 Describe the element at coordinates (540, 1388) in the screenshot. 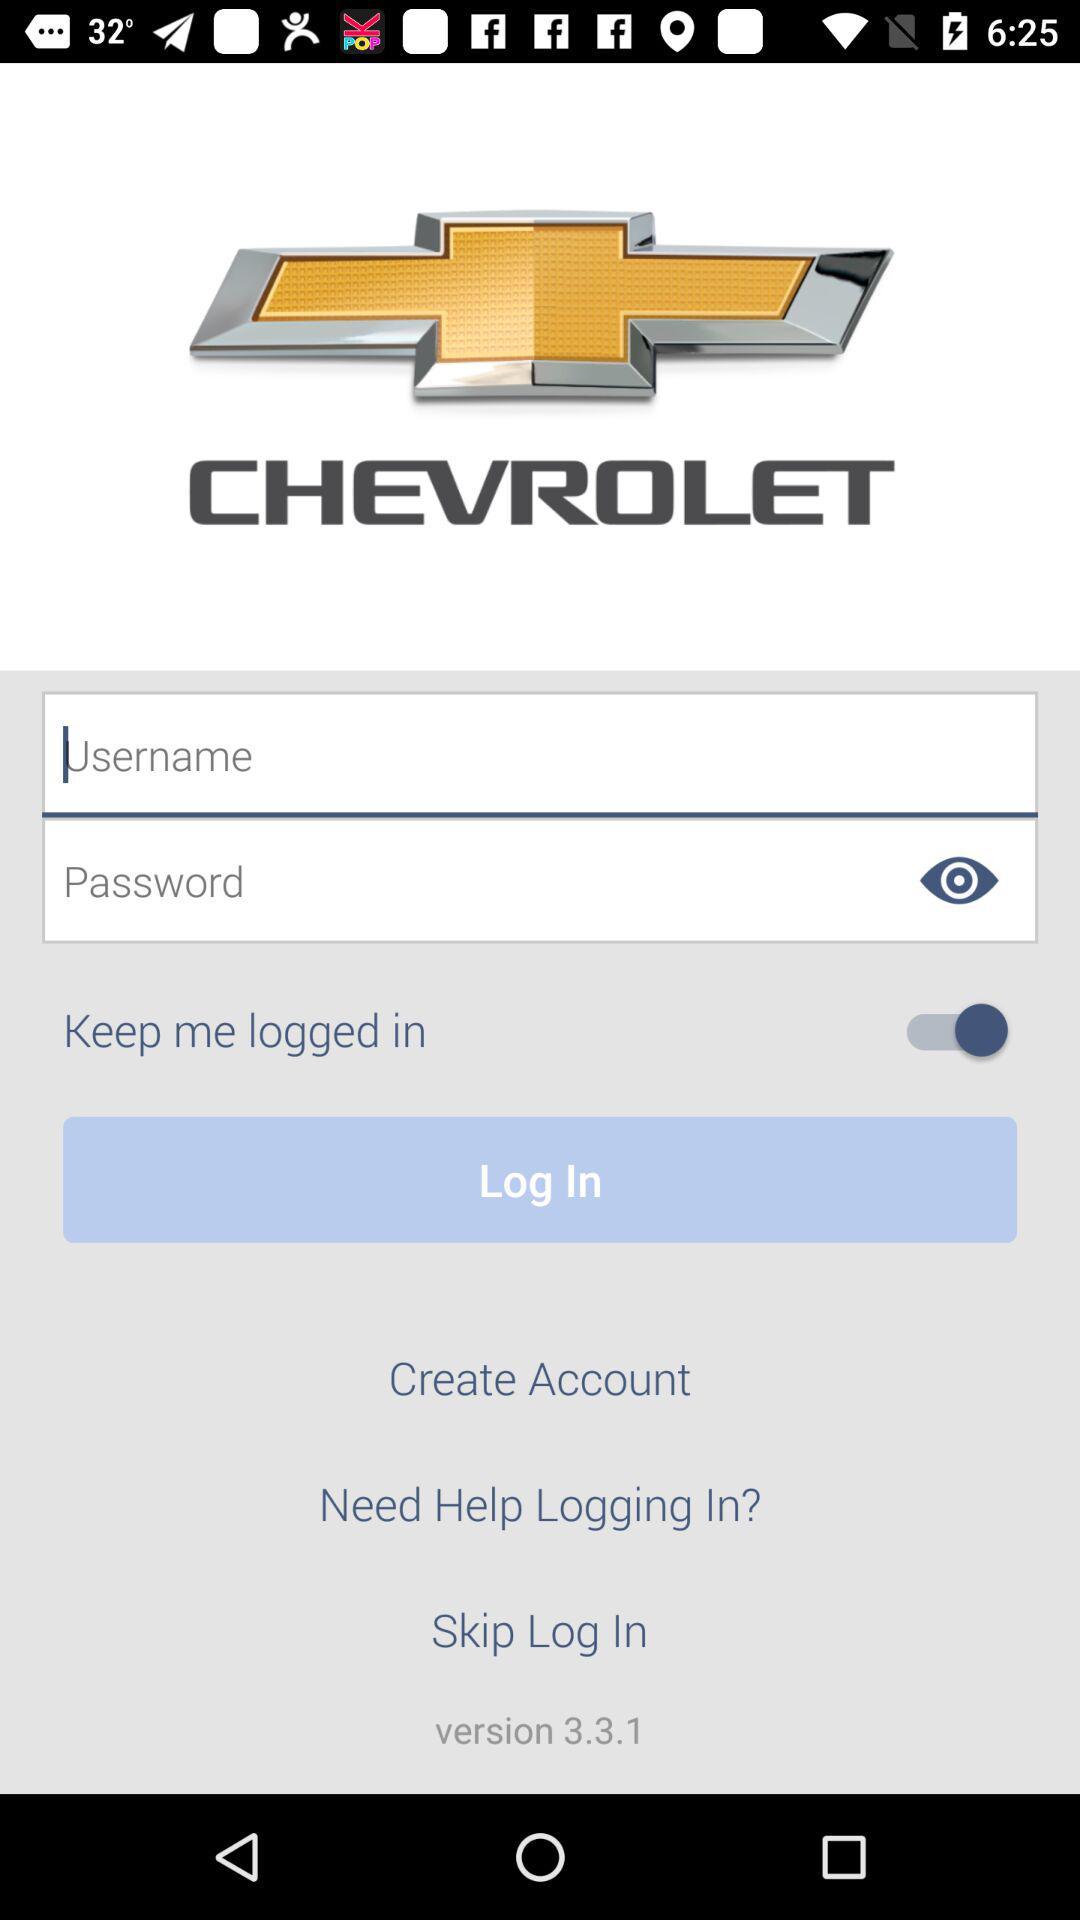

I see `the create account icon` at that location.